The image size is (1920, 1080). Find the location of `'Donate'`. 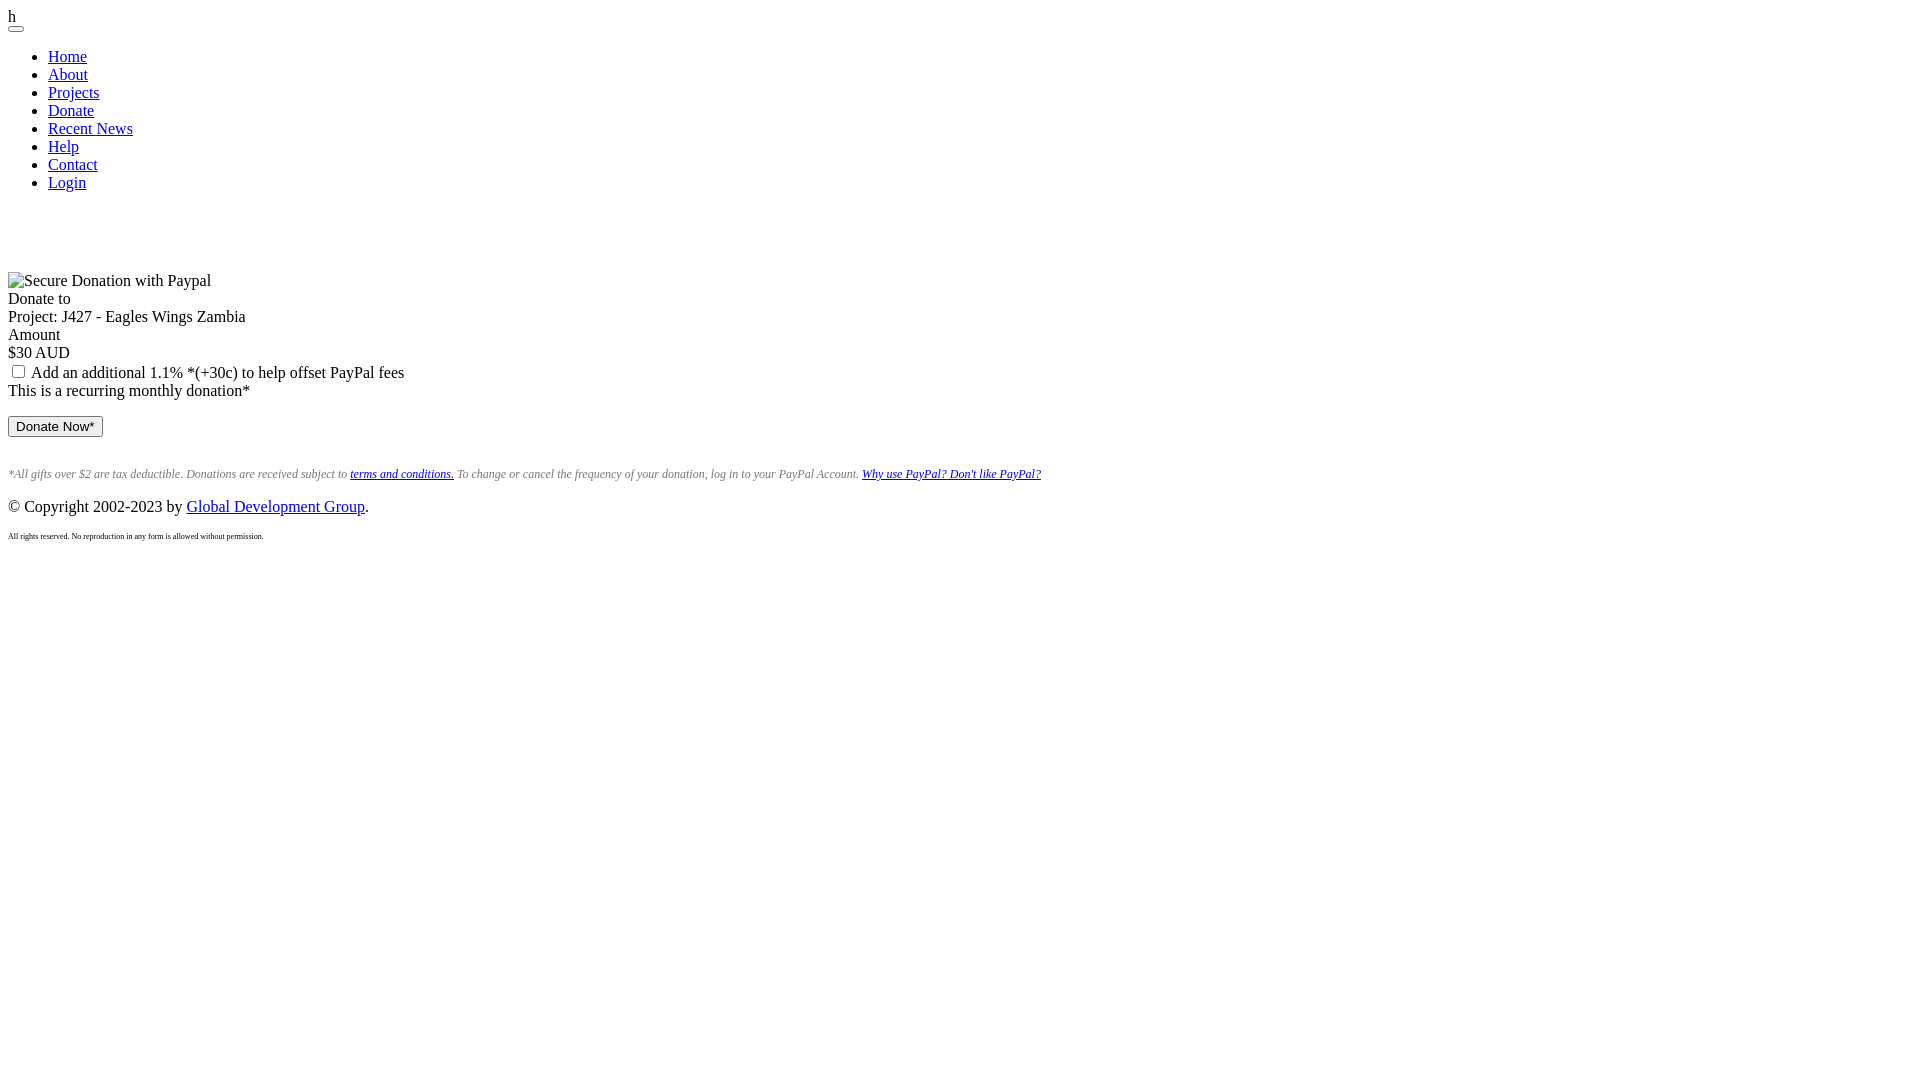

'Donate' is located at coordinates (48, 110).